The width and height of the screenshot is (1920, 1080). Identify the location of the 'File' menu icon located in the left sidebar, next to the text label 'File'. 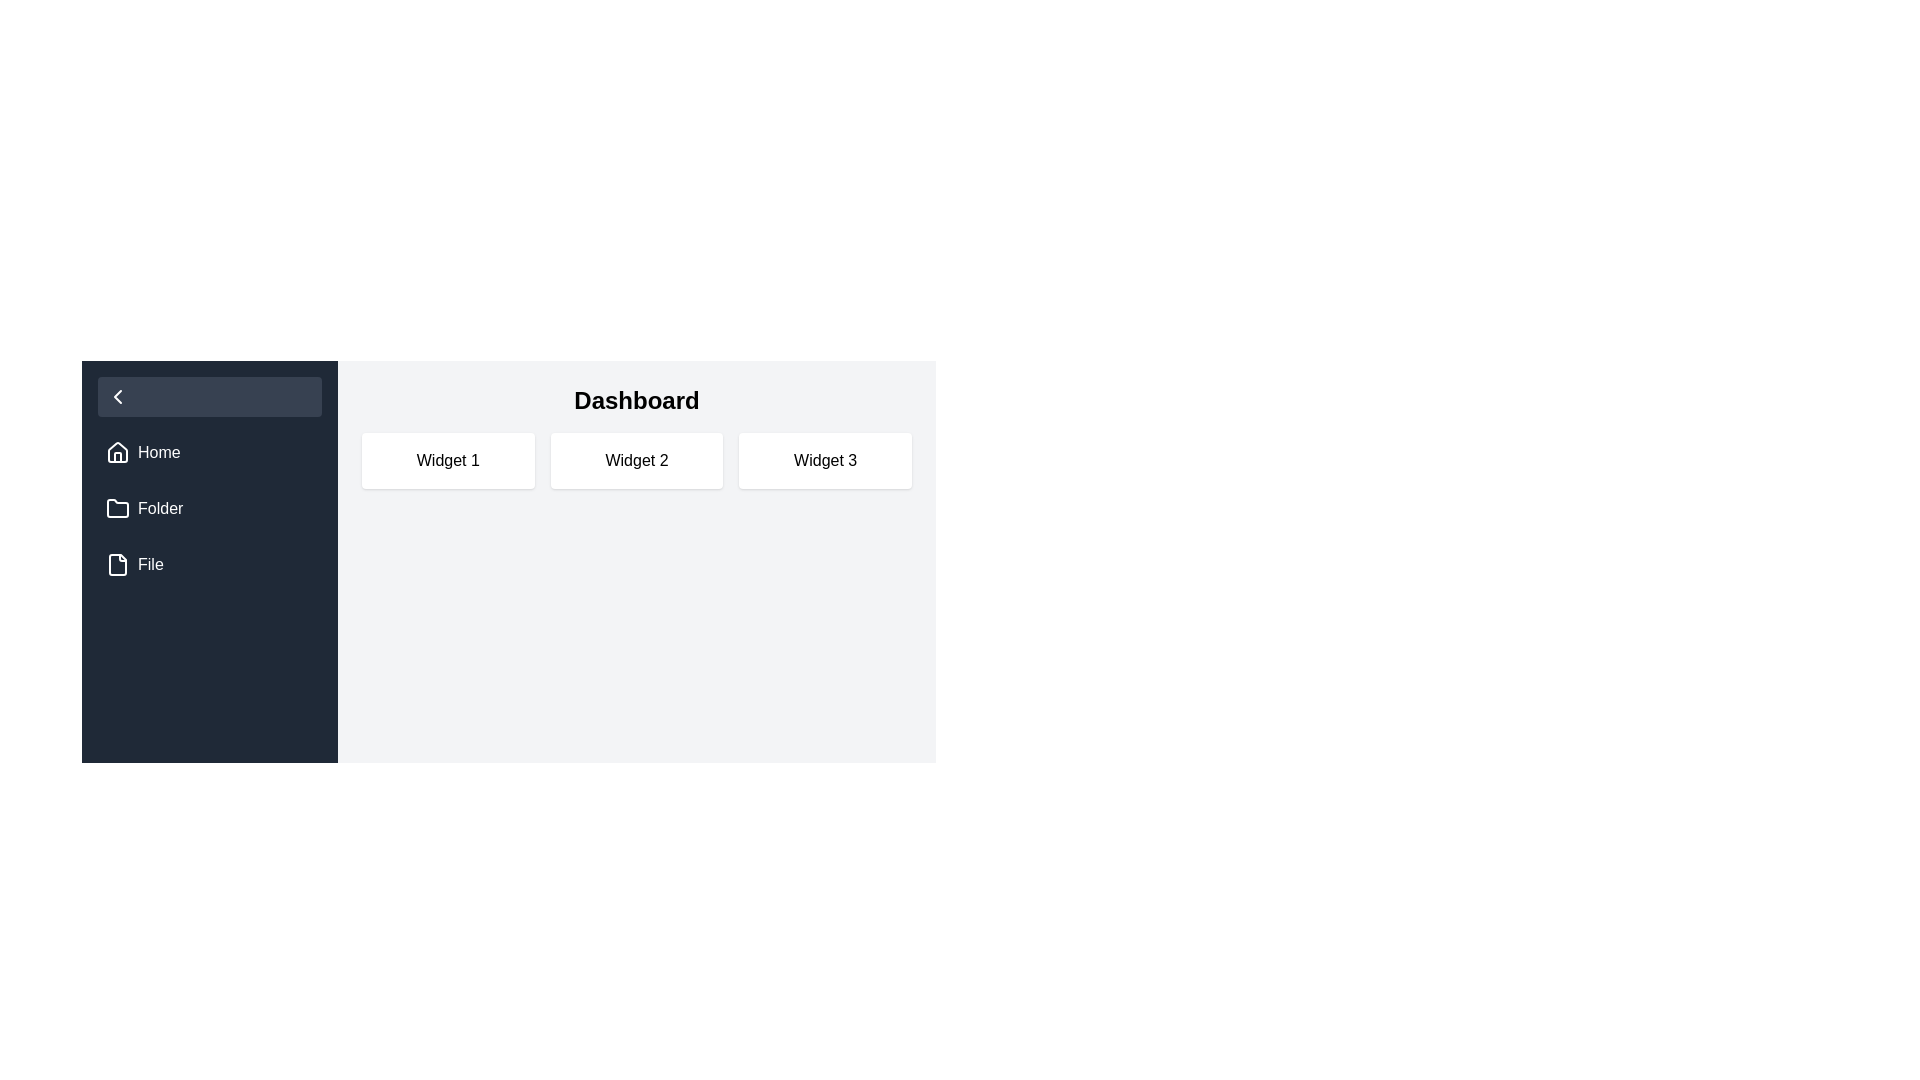
(117, 564).